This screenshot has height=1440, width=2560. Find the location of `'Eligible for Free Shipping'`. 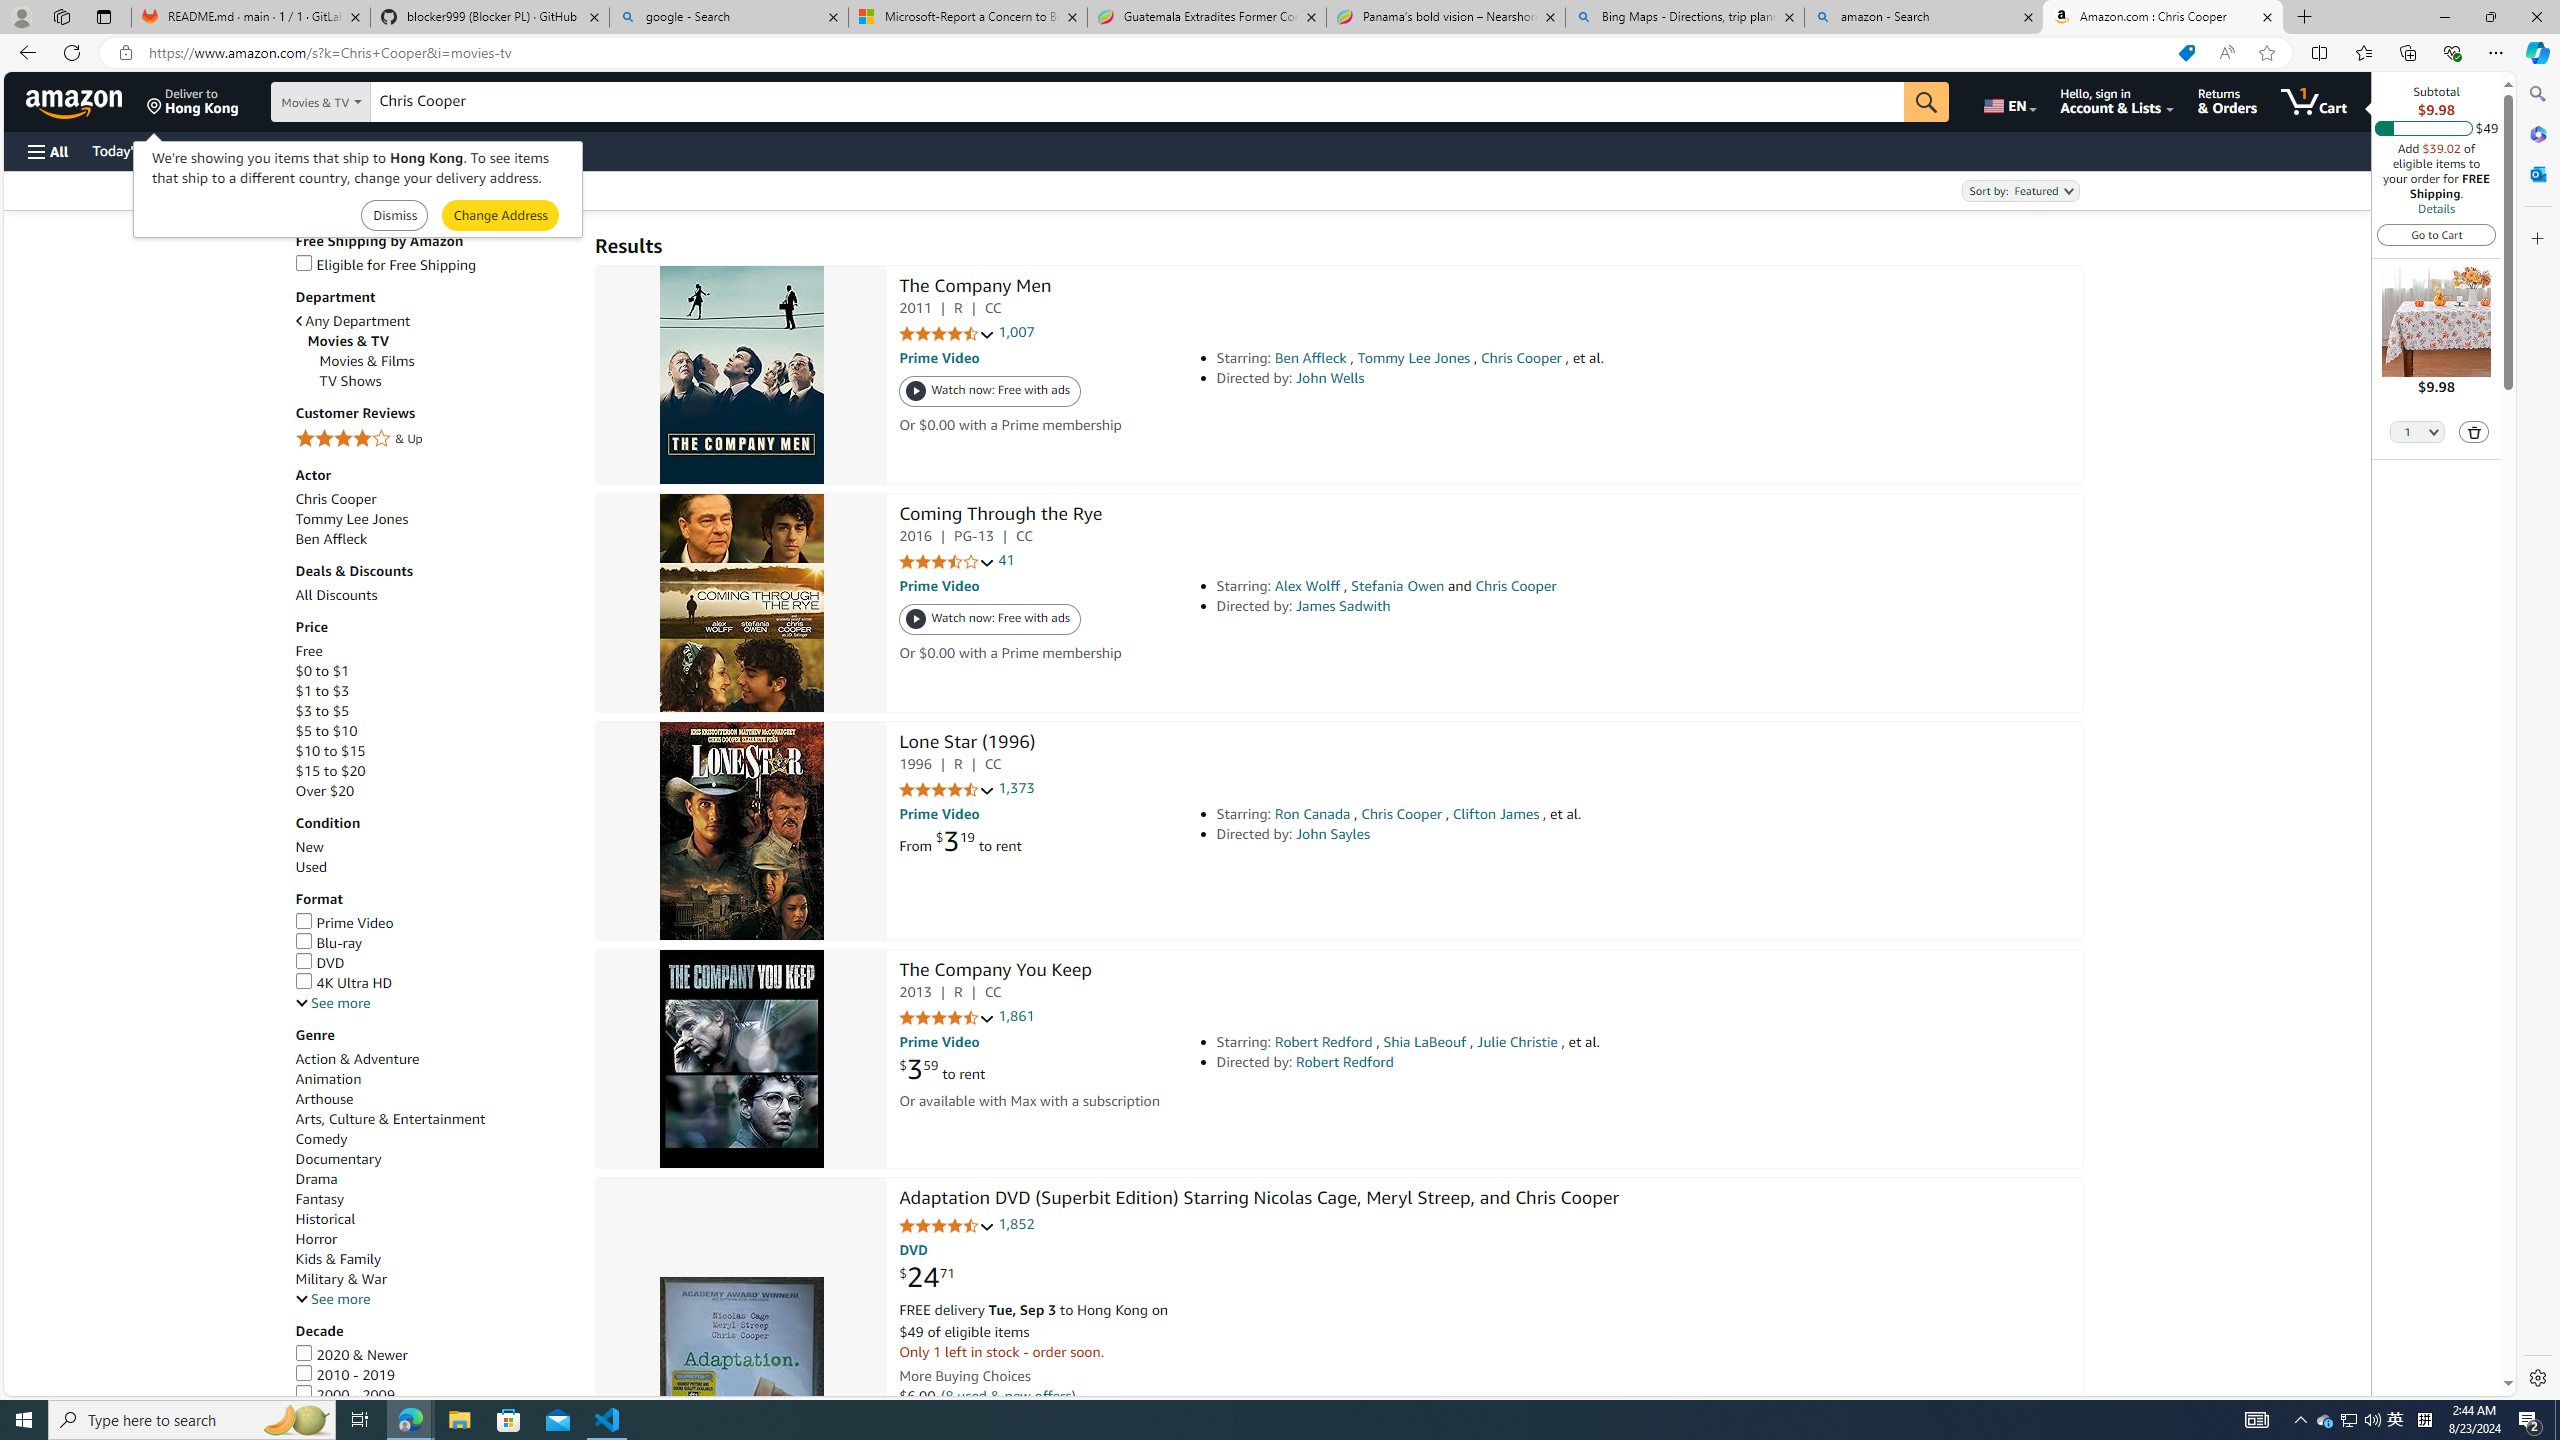

'Eligible for Free Shipping' is located at coordinates (435, 264).